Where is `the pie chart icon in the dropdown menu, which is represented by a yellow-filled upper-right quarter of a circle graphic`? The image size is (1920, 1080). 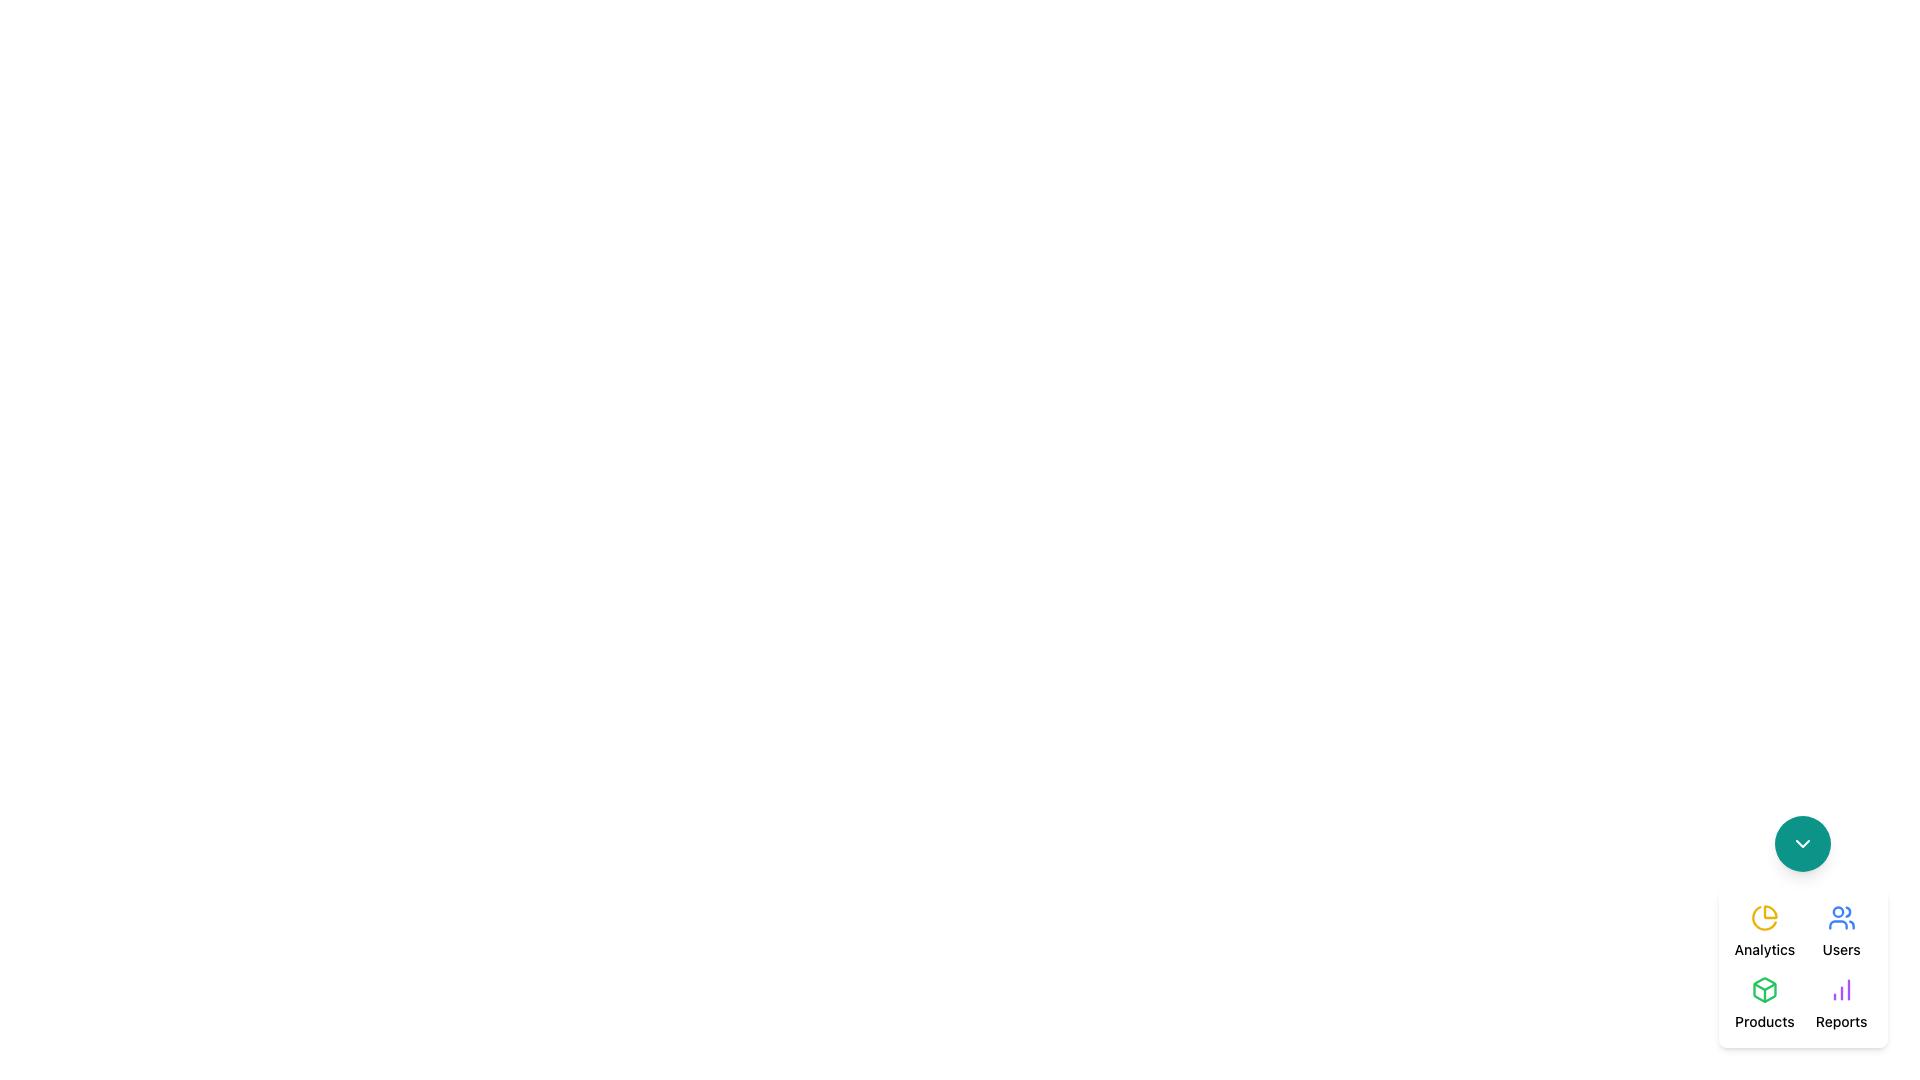 the pie chart icon in the dropdown menu, which is represented by a yellow-filled upper-right quarter of a circle graphic is located at coordinates (1770, 912).